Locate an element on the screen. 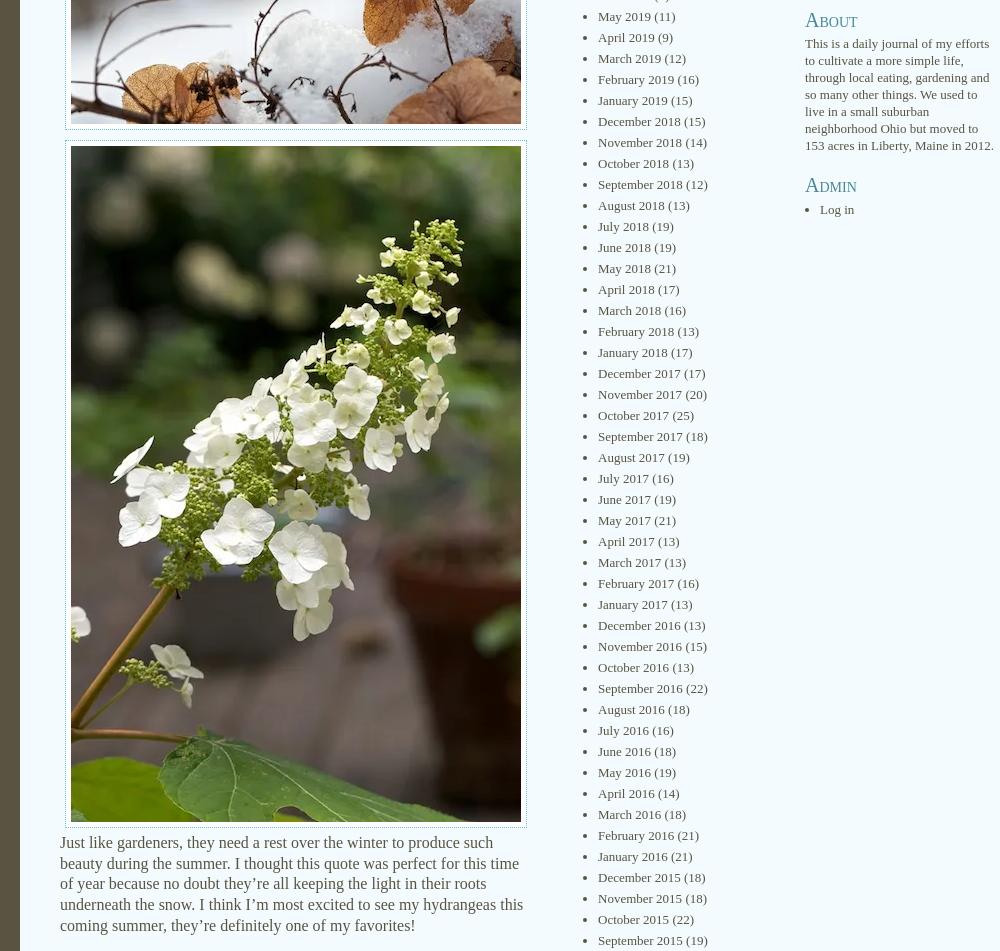 The height and width of the screenshot is (951, 1000). 'November 2017' is located at coordinates (640, 394).